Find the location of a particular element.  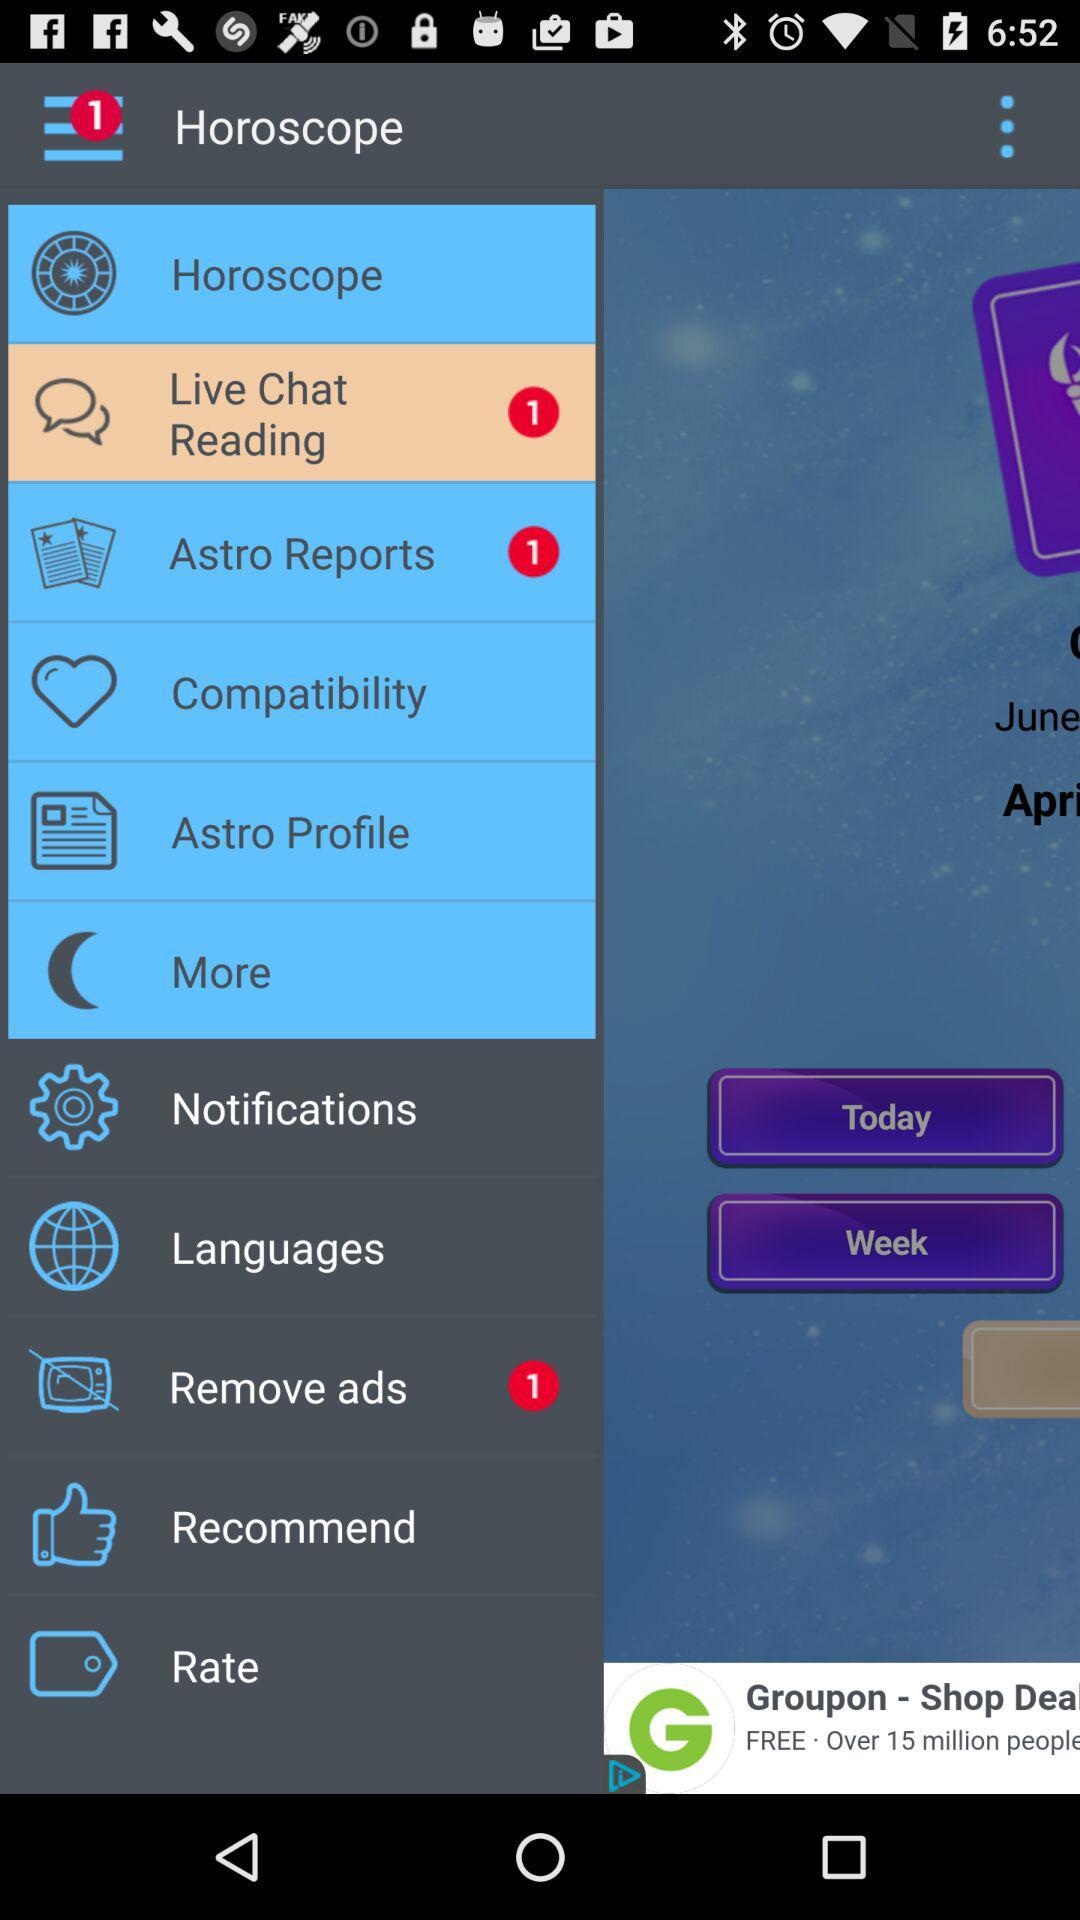

click for advertisement is located at coordinates (841, 1727).